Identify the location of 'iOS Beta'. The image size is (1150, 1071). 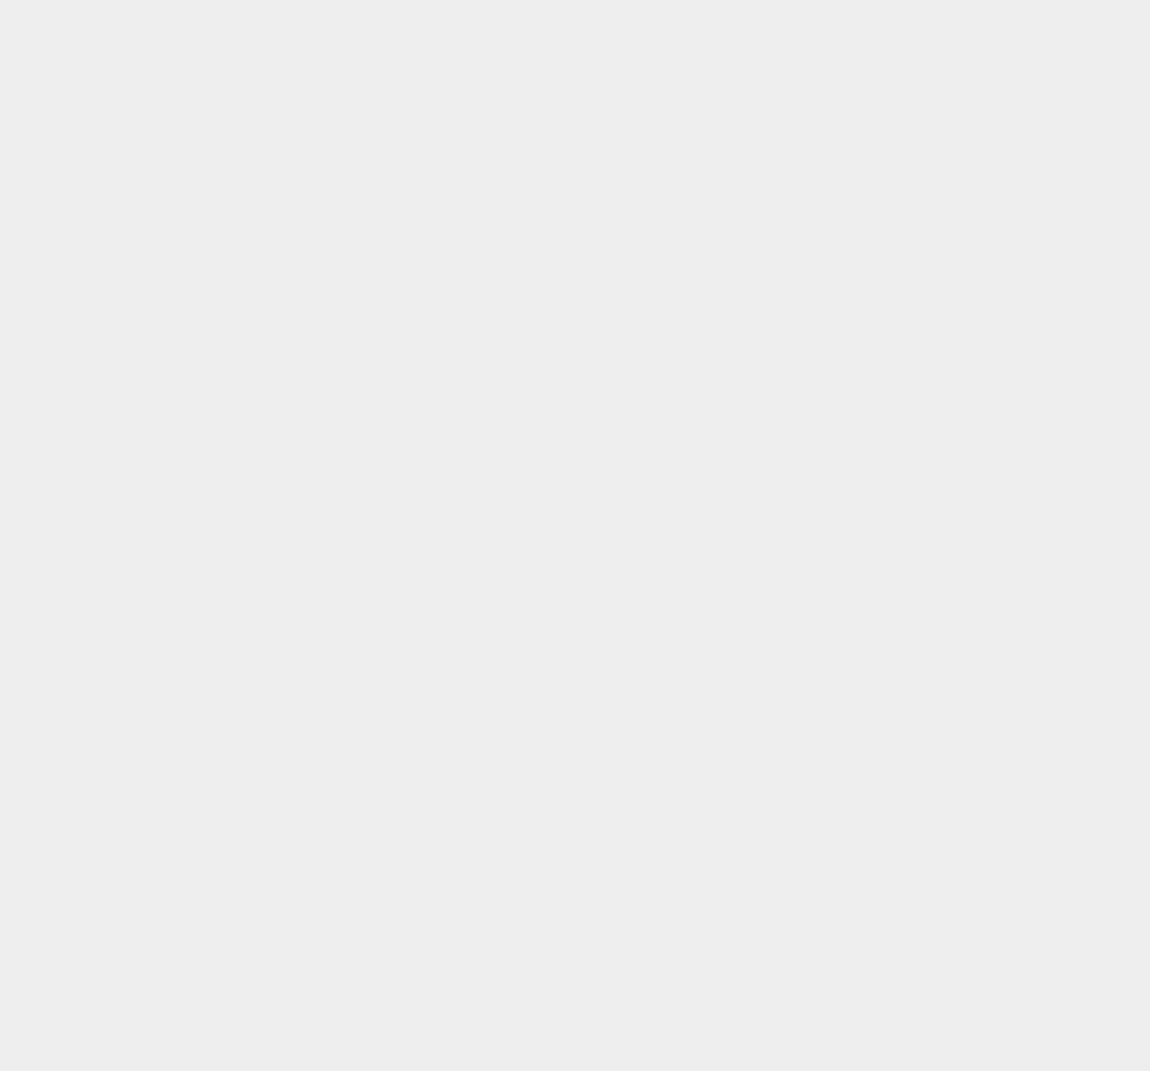
(838, 289).